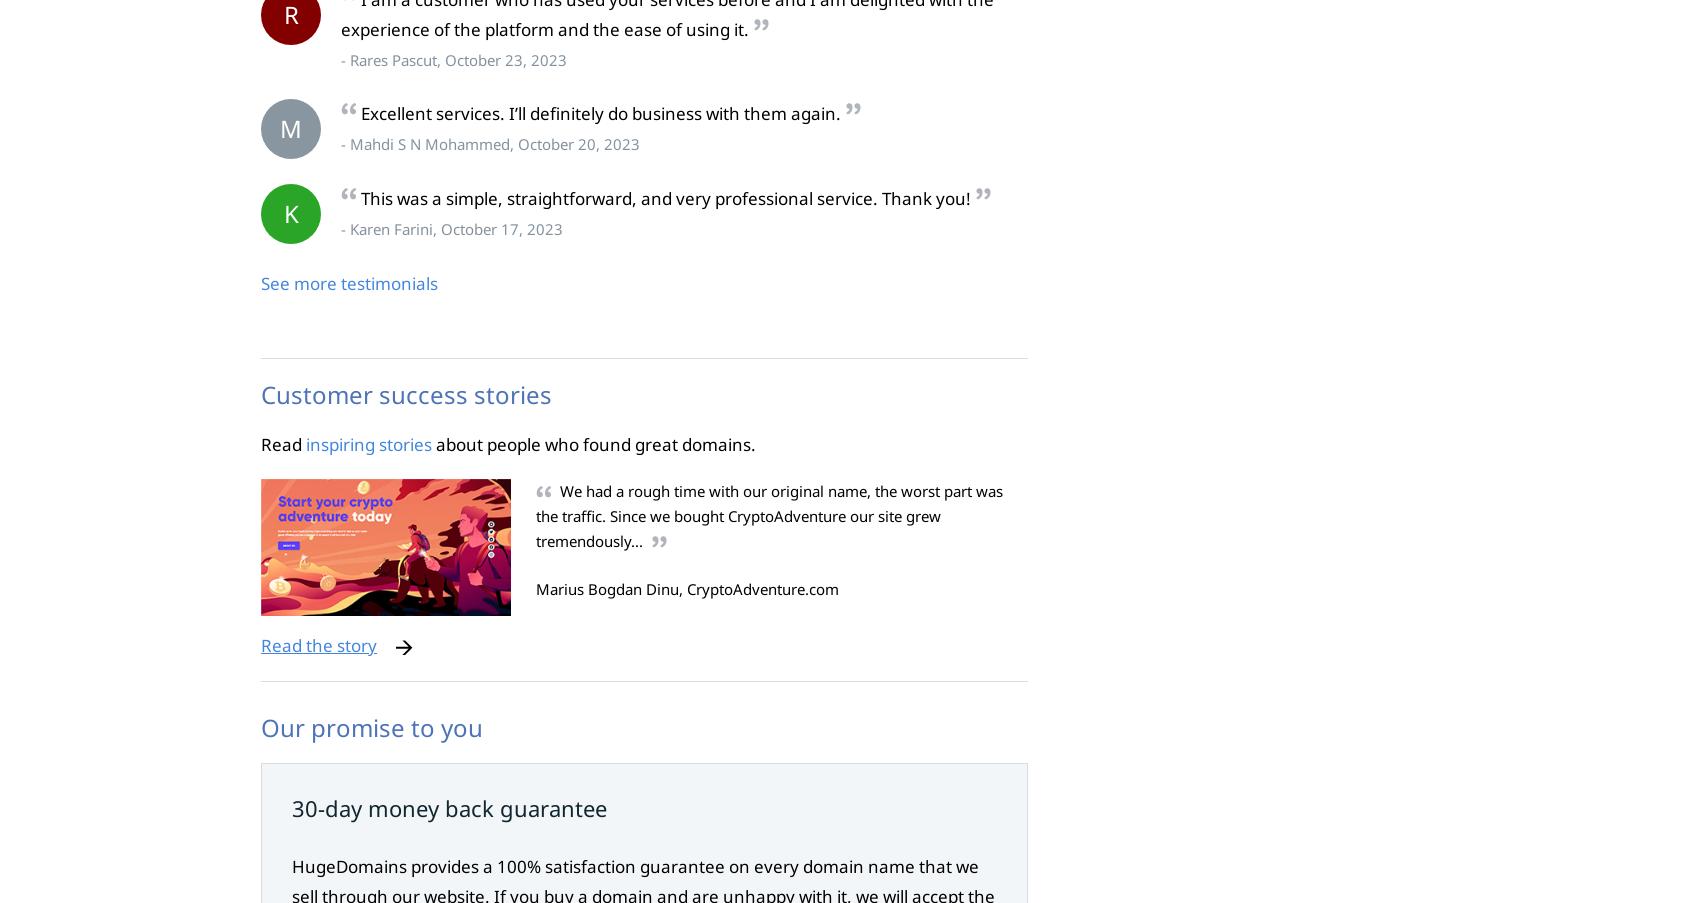 The height and width of the screenshot is (903, 1692). Describe the element at coordinates (369, 442) in the screenshot. I see `'inspiring stories'` at that location.